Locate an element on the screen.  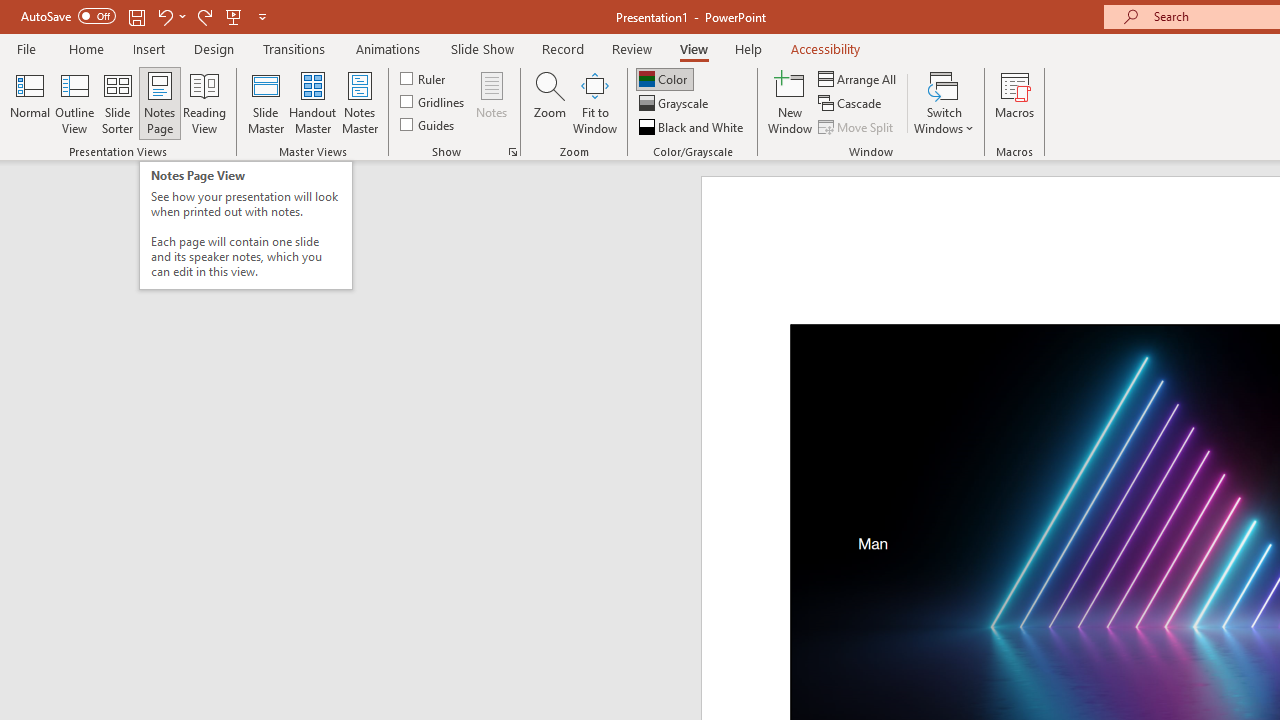
'Move Split' is located at coordinates (857, 127).